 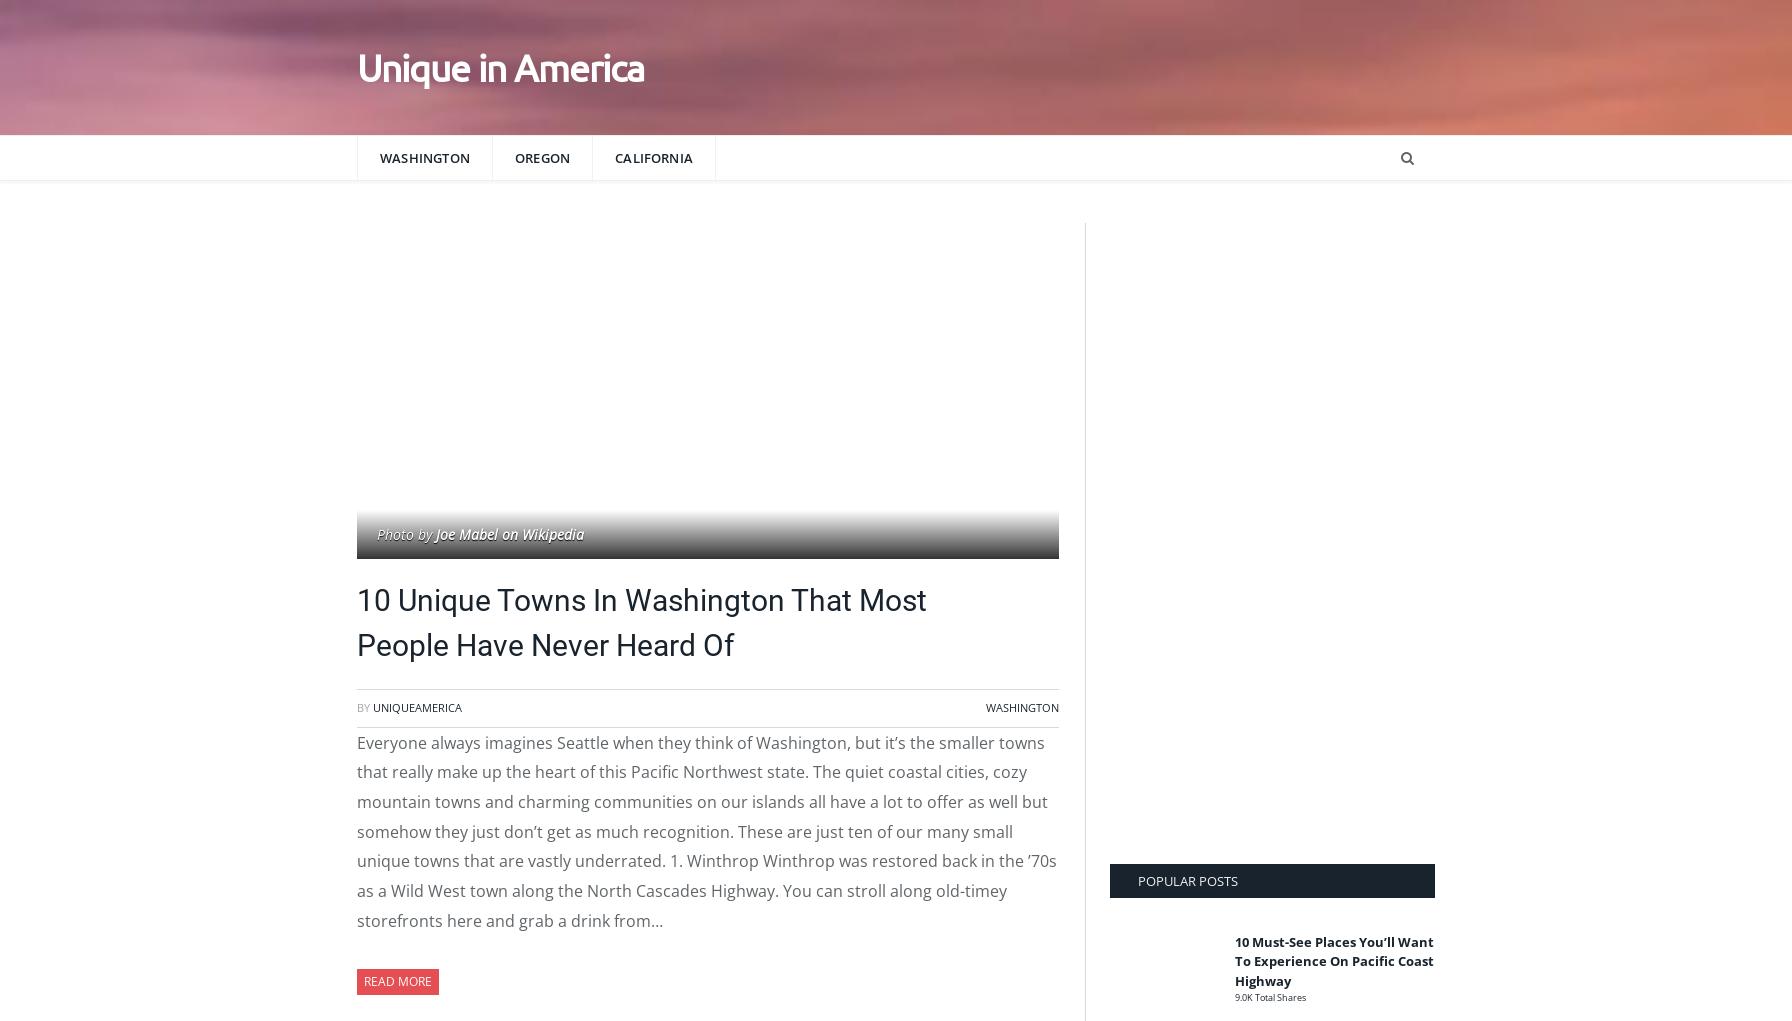 What do you see at coordinates (1334, 959) in the screenshot?
I see `'10 Must-See Places You’ll Want To Experience On Pacific Coast Highway'` at bounding box center [1334, 959].